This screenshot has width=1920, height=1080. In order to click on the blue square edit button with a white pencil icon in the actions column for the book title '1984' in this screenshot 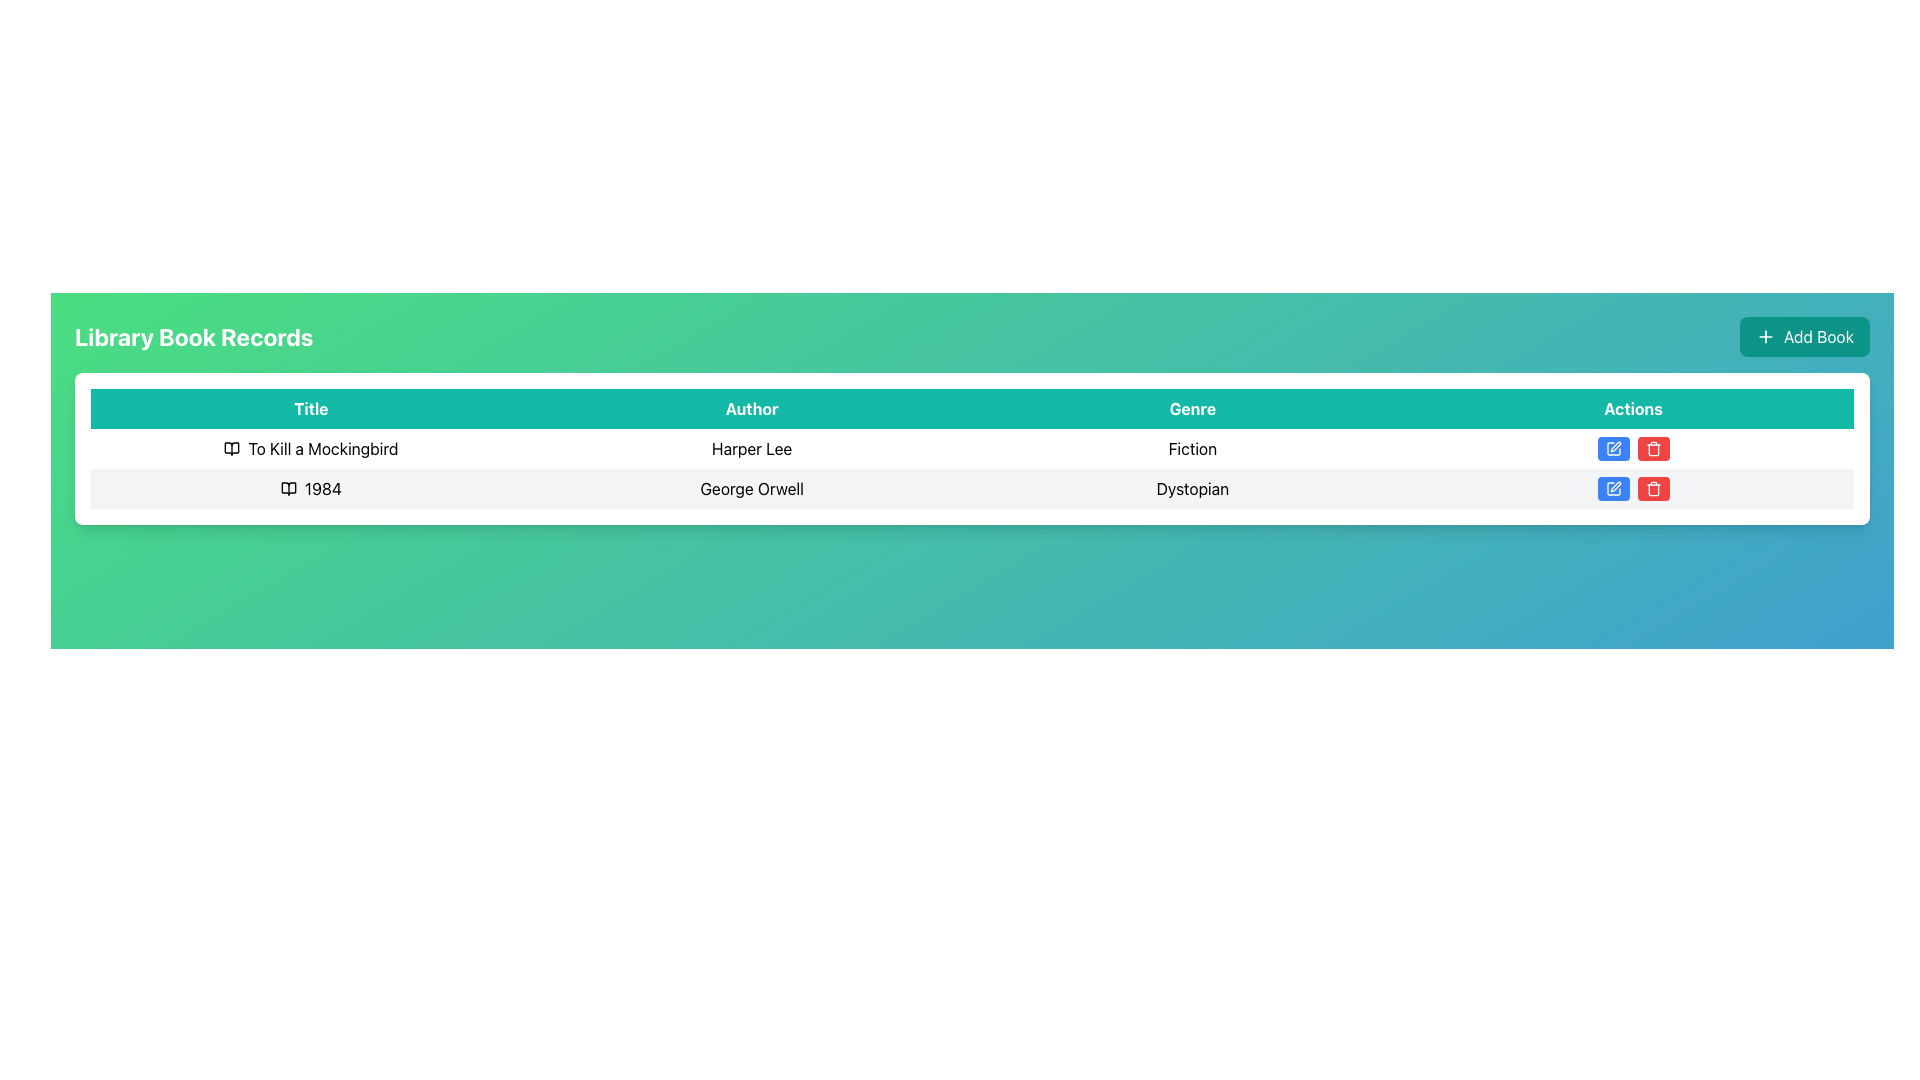, I will do `click(1613, 447)`.